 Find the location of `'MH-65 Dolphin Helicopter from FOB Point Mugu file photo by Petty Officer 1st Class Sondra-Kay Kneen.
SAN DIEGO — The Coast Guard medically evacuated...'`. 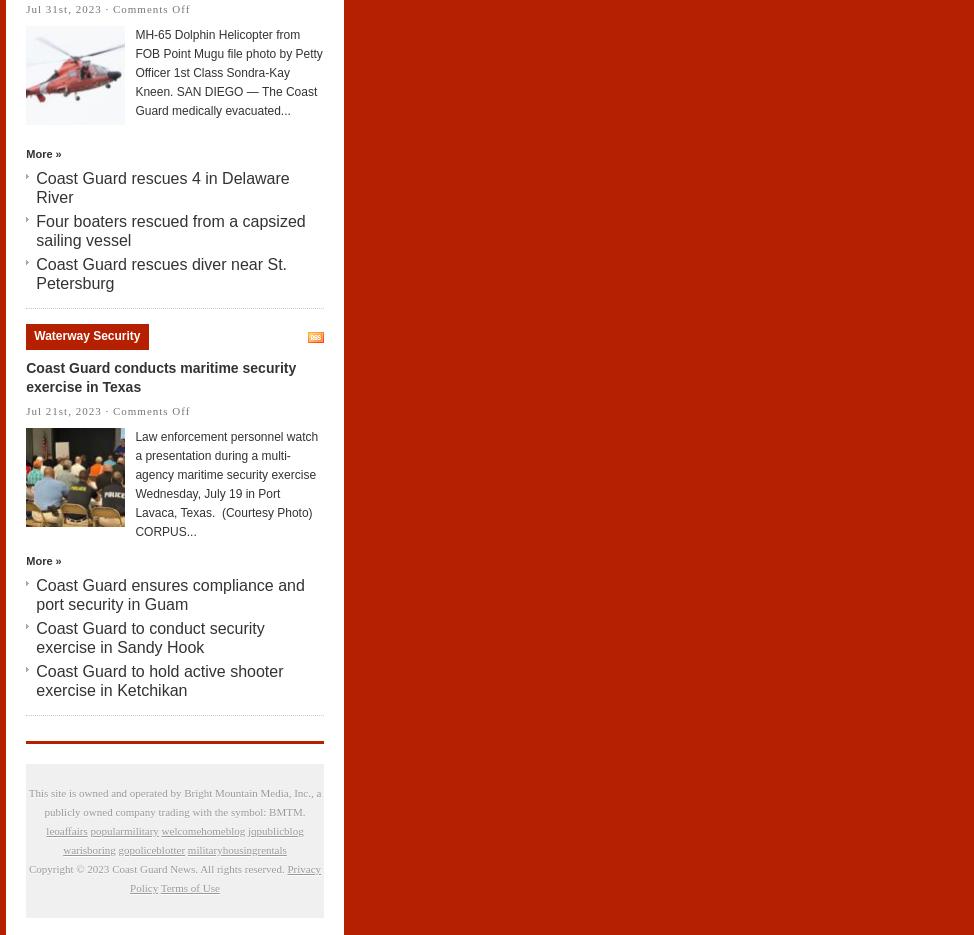

'MH-65 Dolphin Helicopter from FOB Point Mugu file photo by Petty Officer 1st Class Sondra-Kay Kneen.
SAN DIEGO — The Coast Guard medically evacuated...' is located at coordinates (133, 71).